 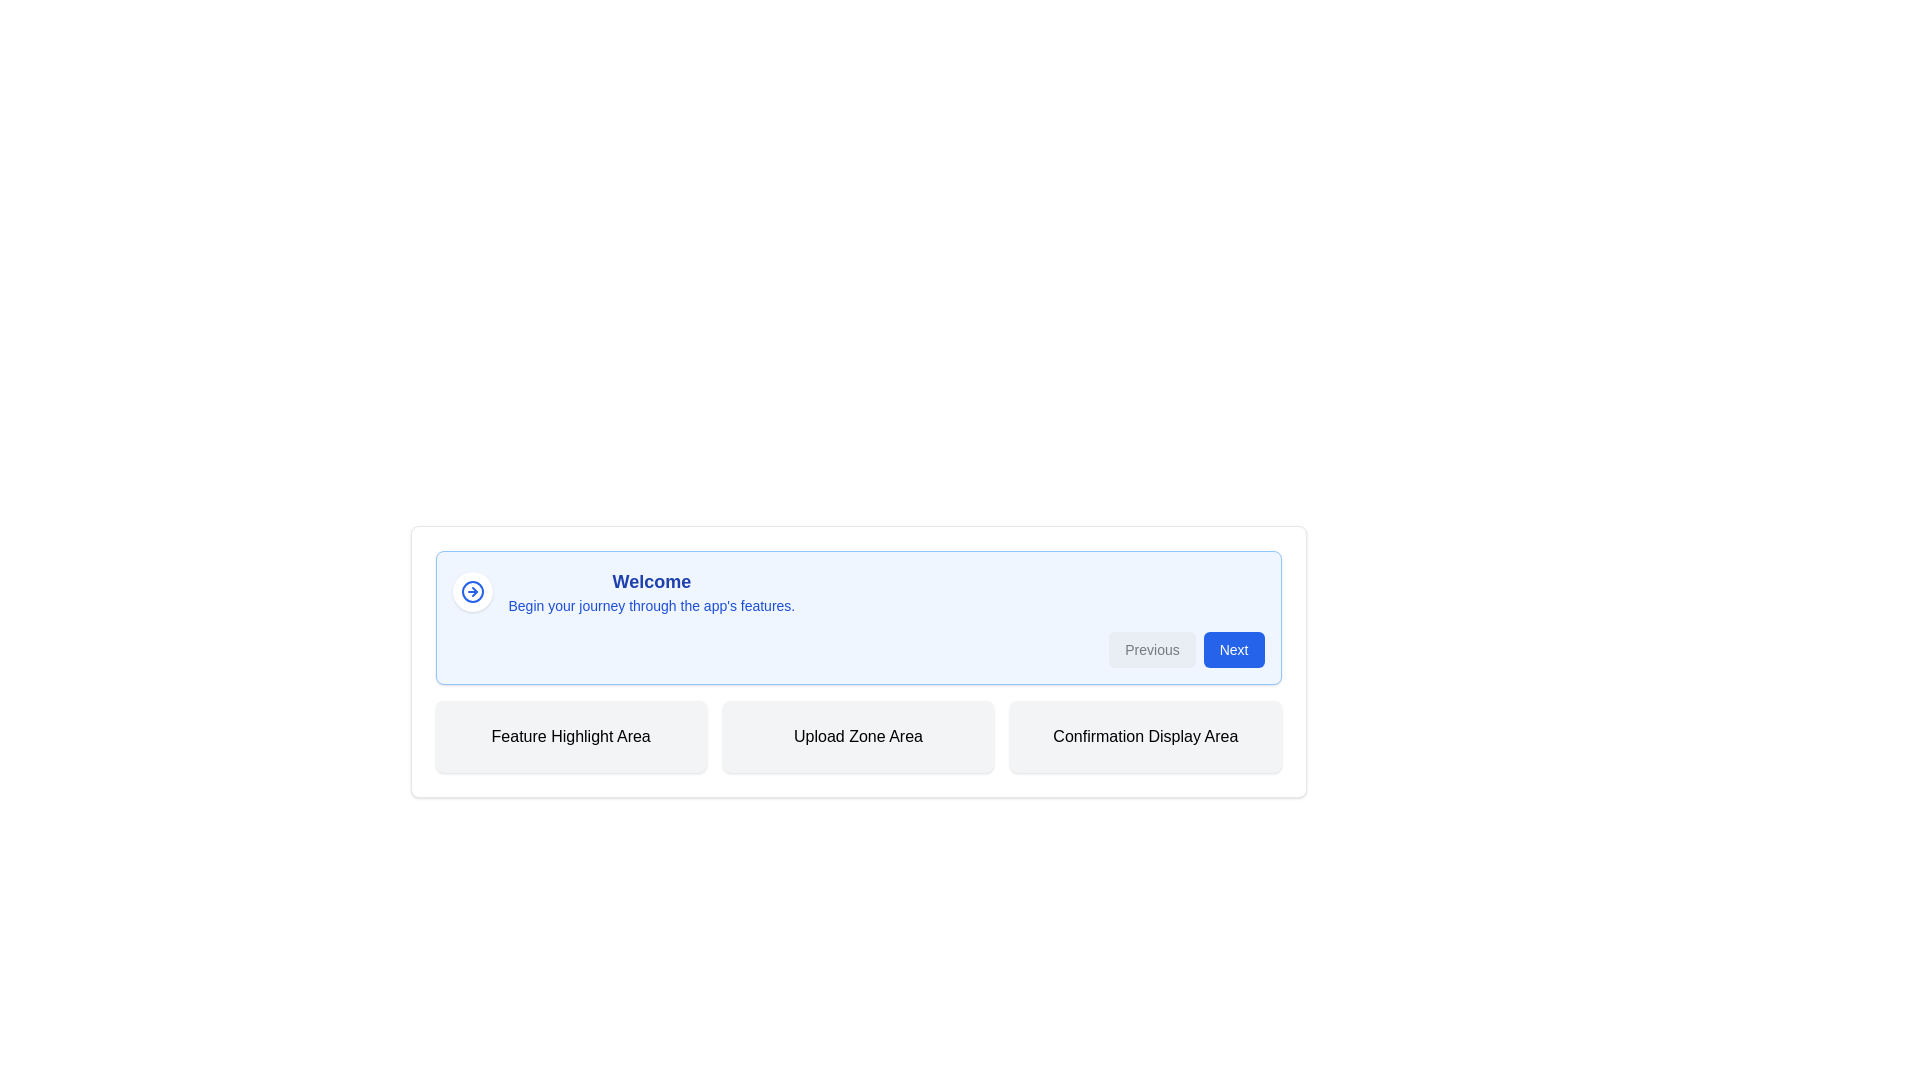 I want to click on the leftmost Label or informational display box that serves as a header for the feature highlight section, positioned below a header section and to the left of the 'Upload Zone Area' and 'Confirmation Display Area', so click(x=570, y=736).